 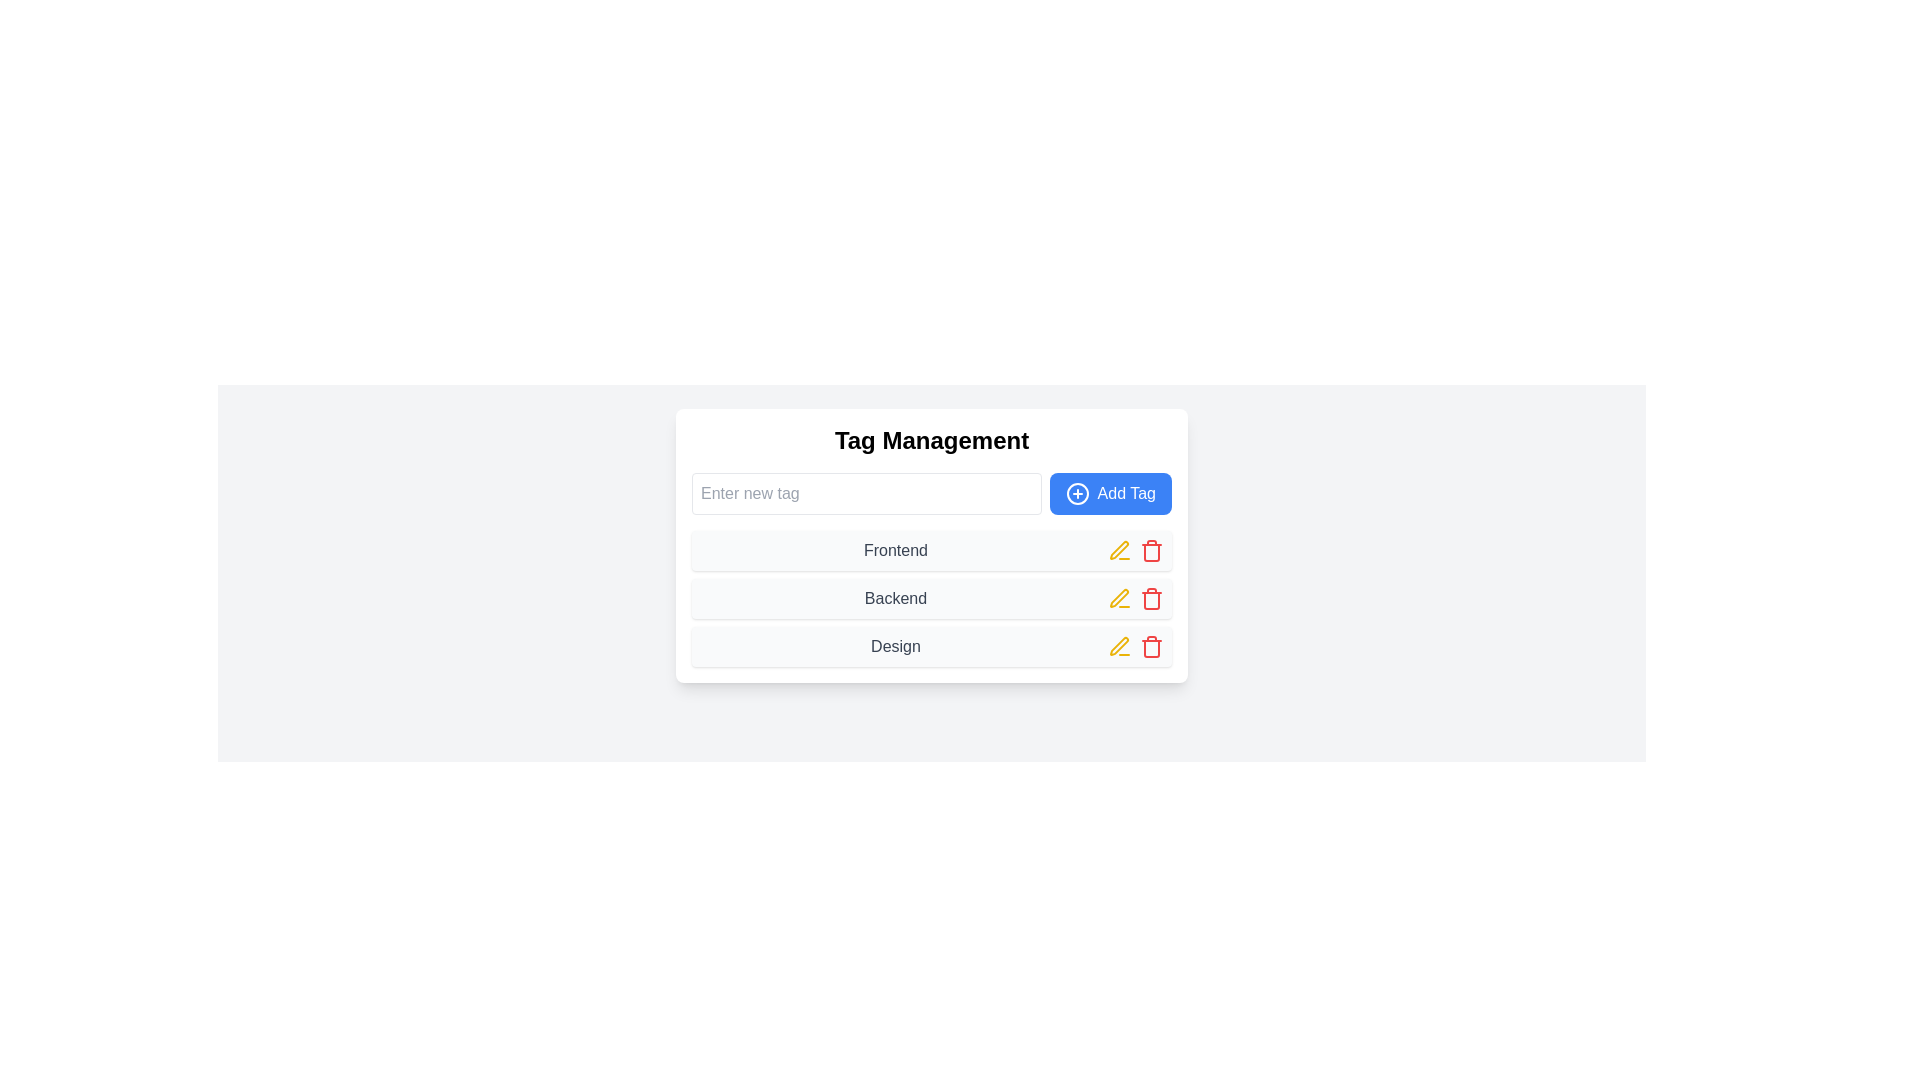 What do you see at coordinates (1076, 493) in the screenshot?
I see `the SVG graphic icon representing the 'add' function, located to the left of the blue 'Add Tag' button in the tag management section of the interface` at bounding box center [1076, 493].